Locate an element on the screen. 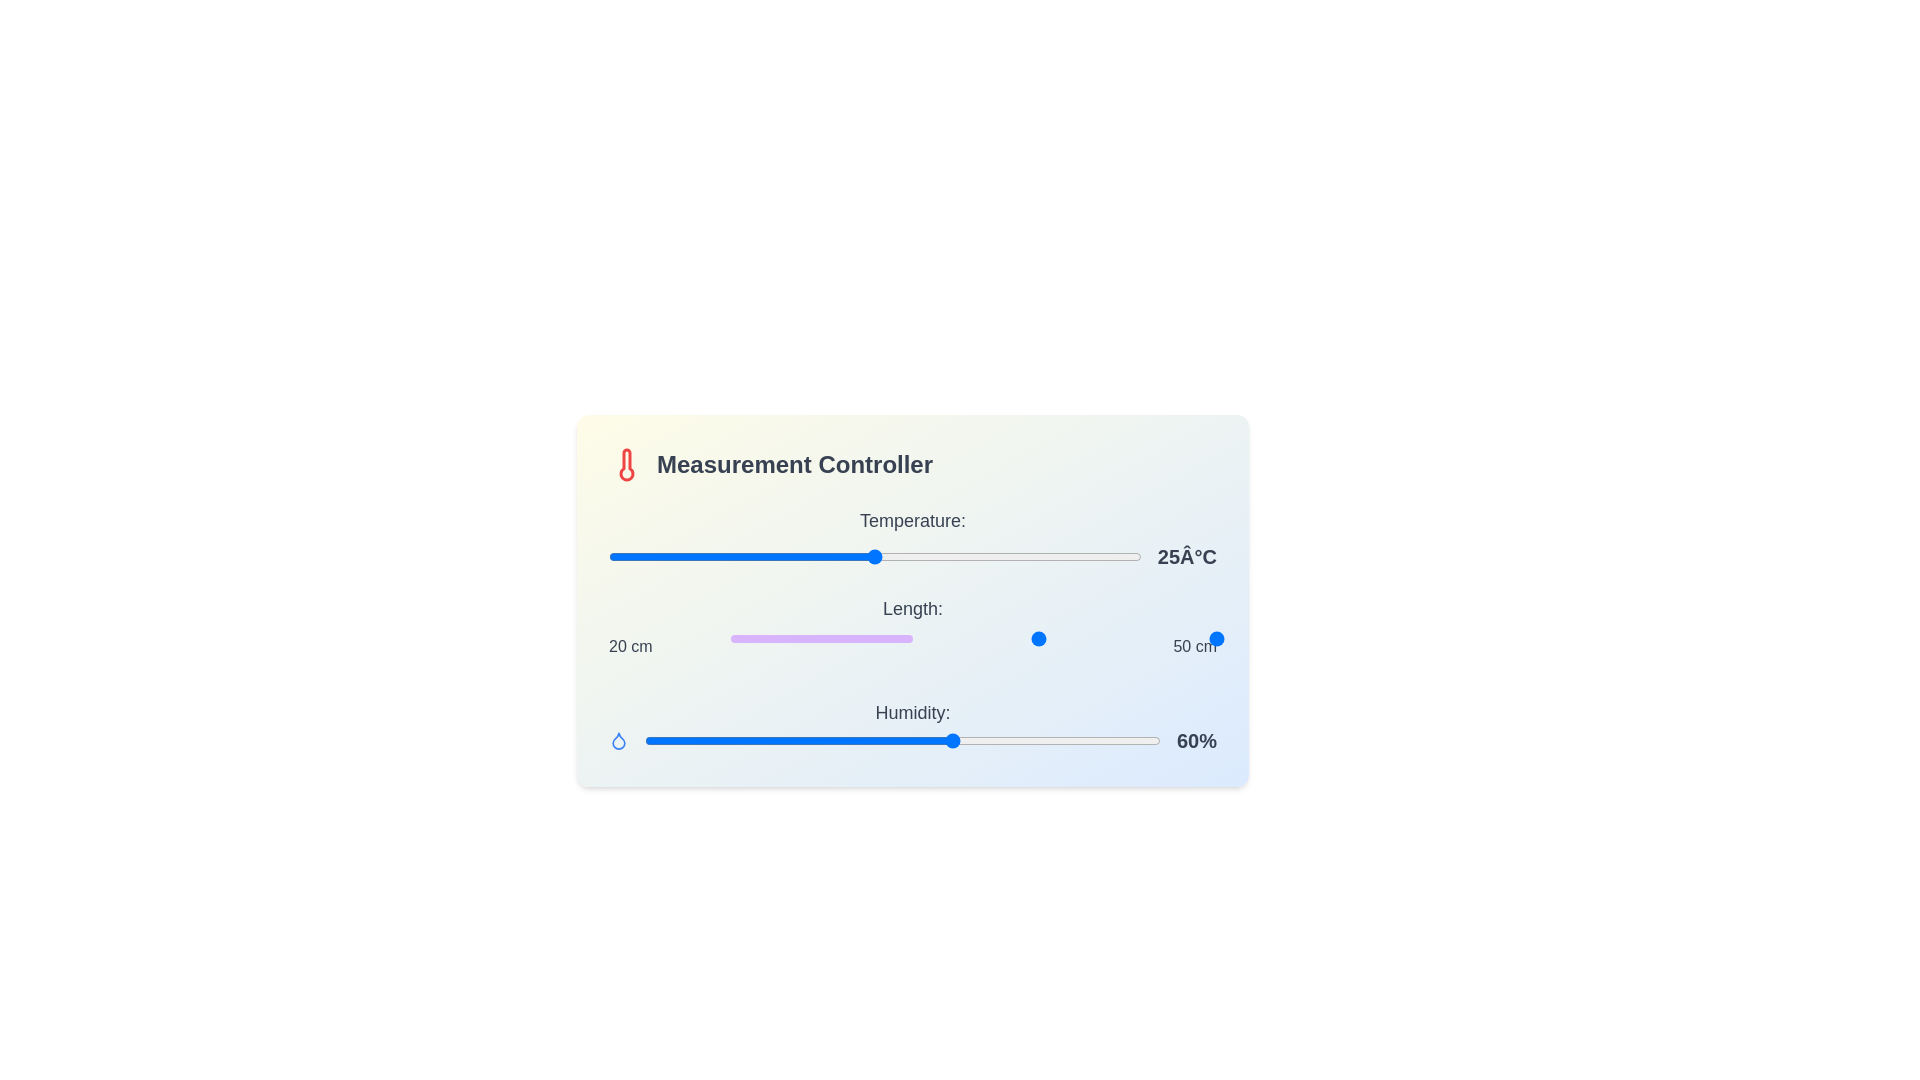  the humidity level is located at coordinates (762, 740).